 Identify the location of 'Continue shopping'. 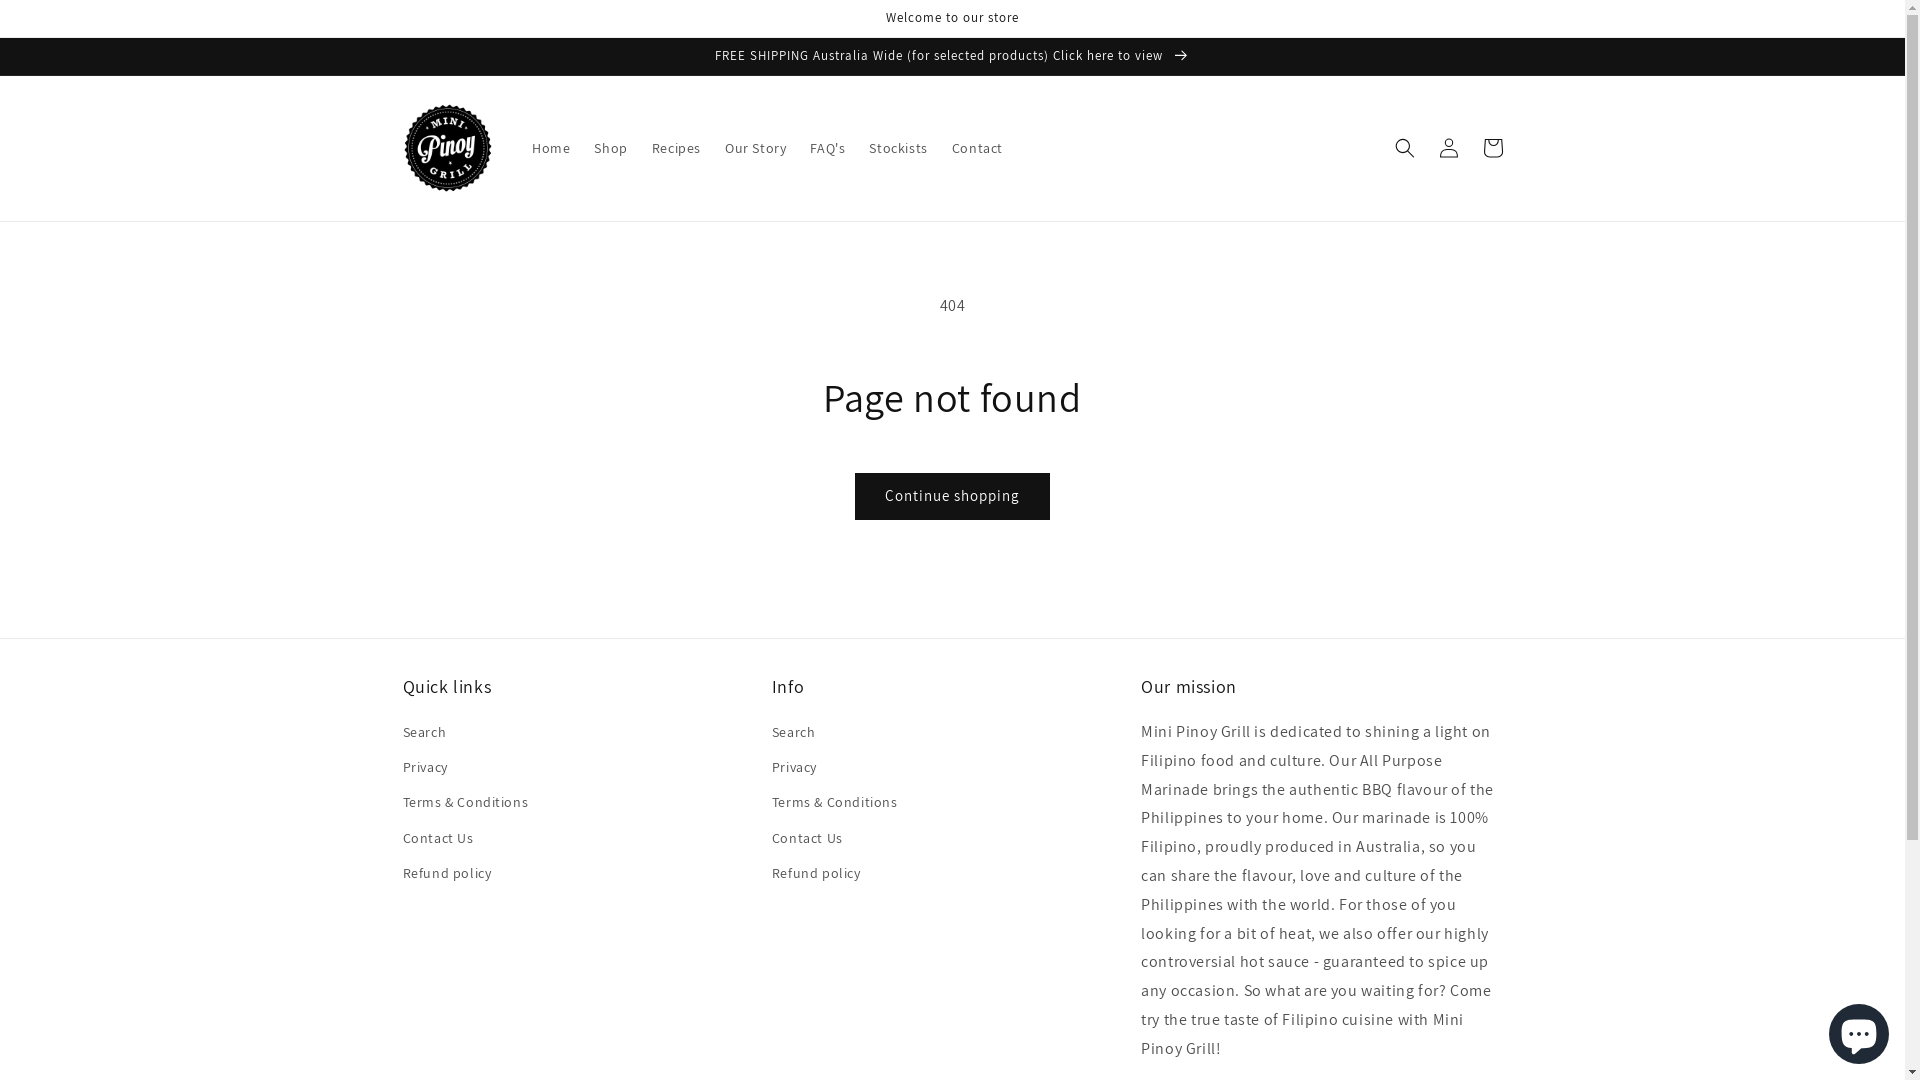
(951, 495).